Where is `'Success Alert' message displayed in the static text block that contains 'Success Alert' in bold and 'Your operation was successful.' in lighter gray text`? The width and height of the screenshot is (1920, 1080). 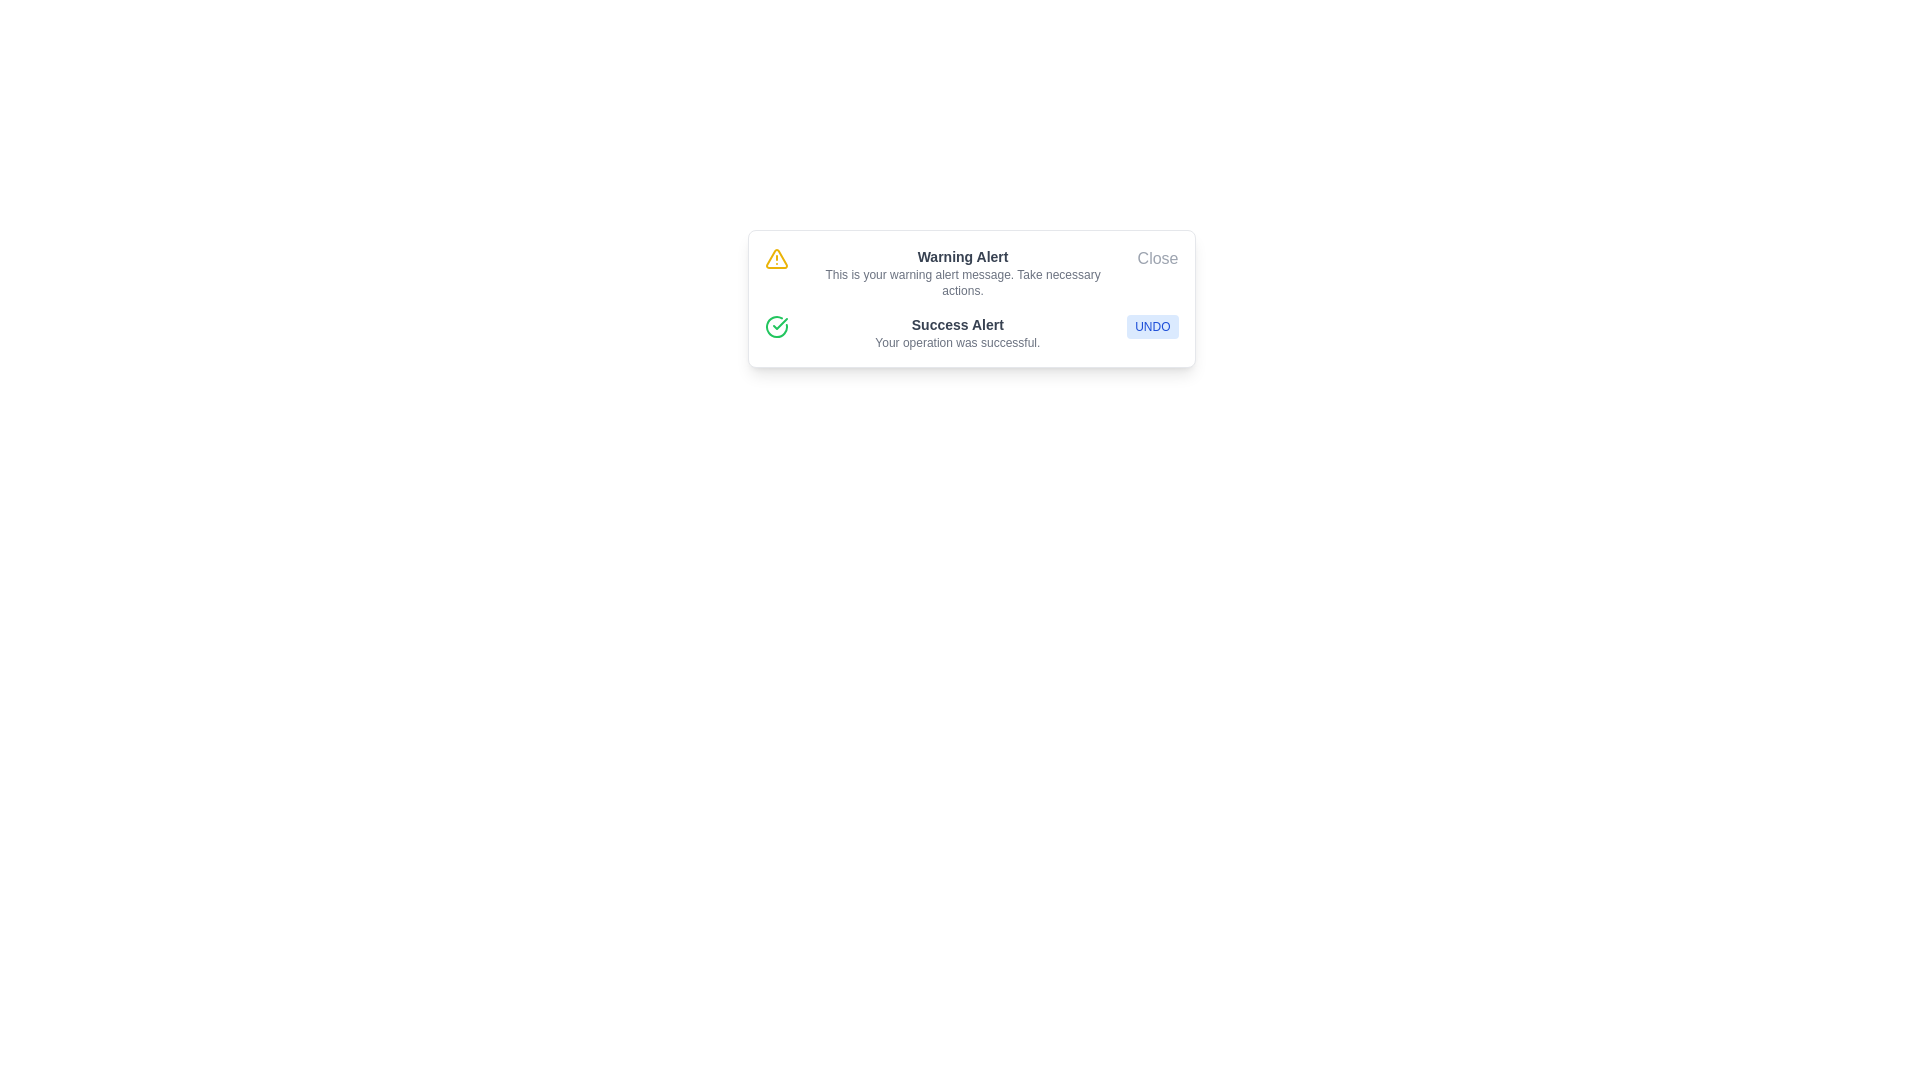 'Success Alert' message displayed in the static text block that contains 'Success Alert' in bold and 'Your operation was successful.' in lighter gray text is located at coordinates (956, 331).